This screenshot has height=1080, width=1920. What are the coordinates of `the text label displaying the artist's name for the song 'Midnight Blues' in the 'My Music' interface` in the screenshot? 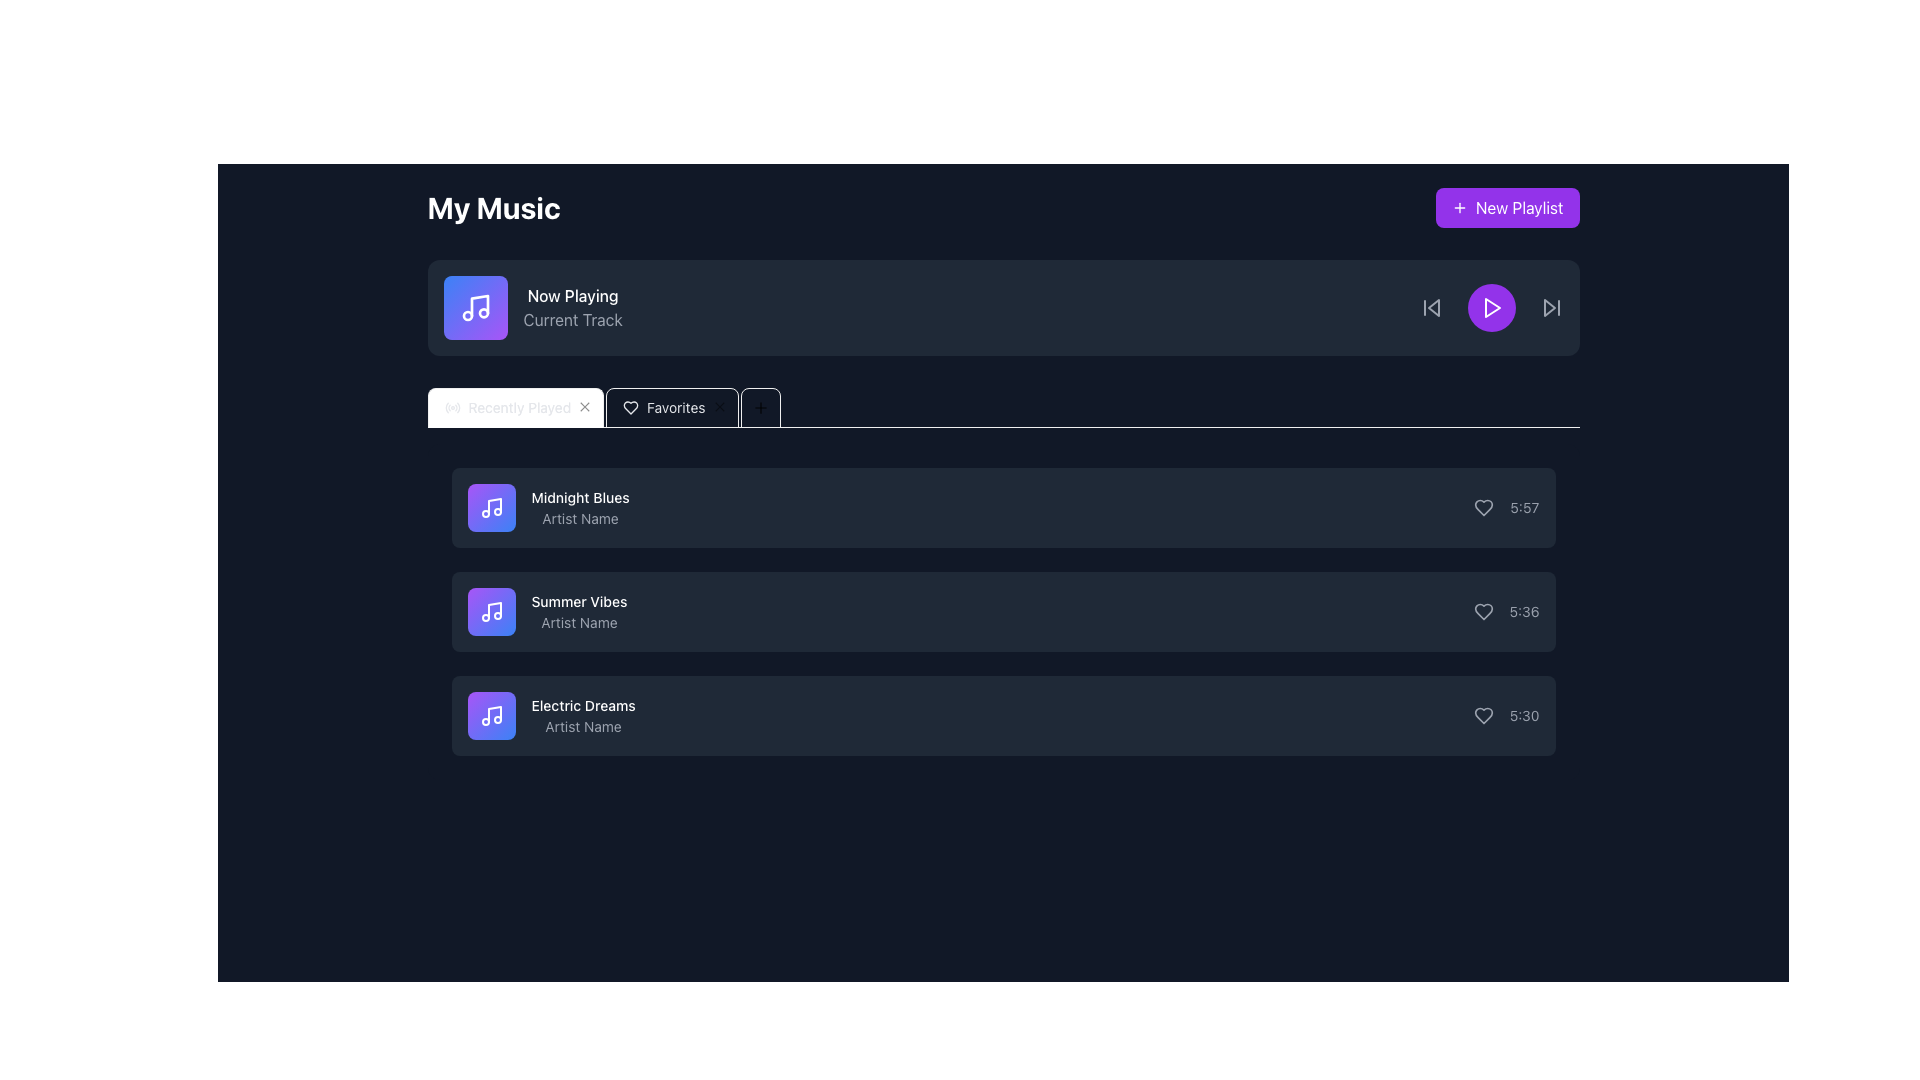 It's located at (579, 518).